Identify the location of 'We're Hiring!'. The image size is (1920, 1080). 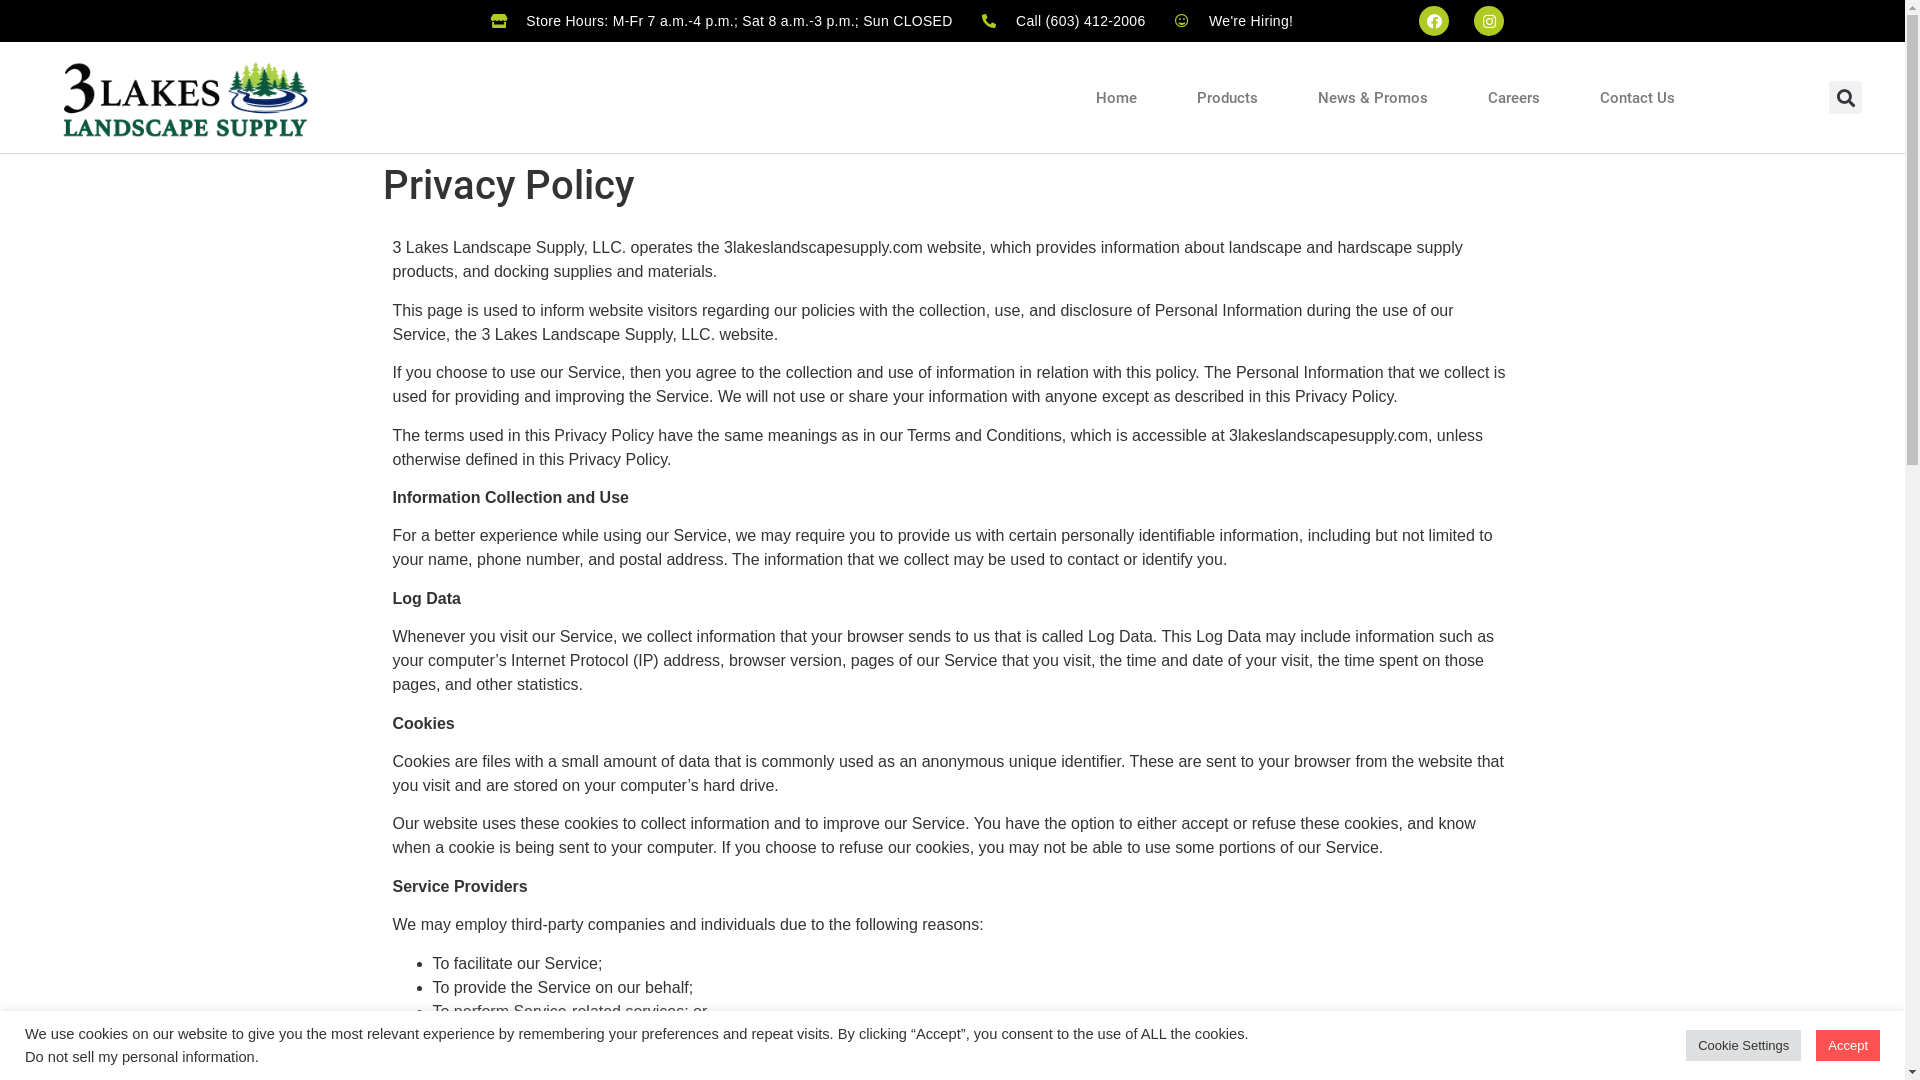
(1232, 20).